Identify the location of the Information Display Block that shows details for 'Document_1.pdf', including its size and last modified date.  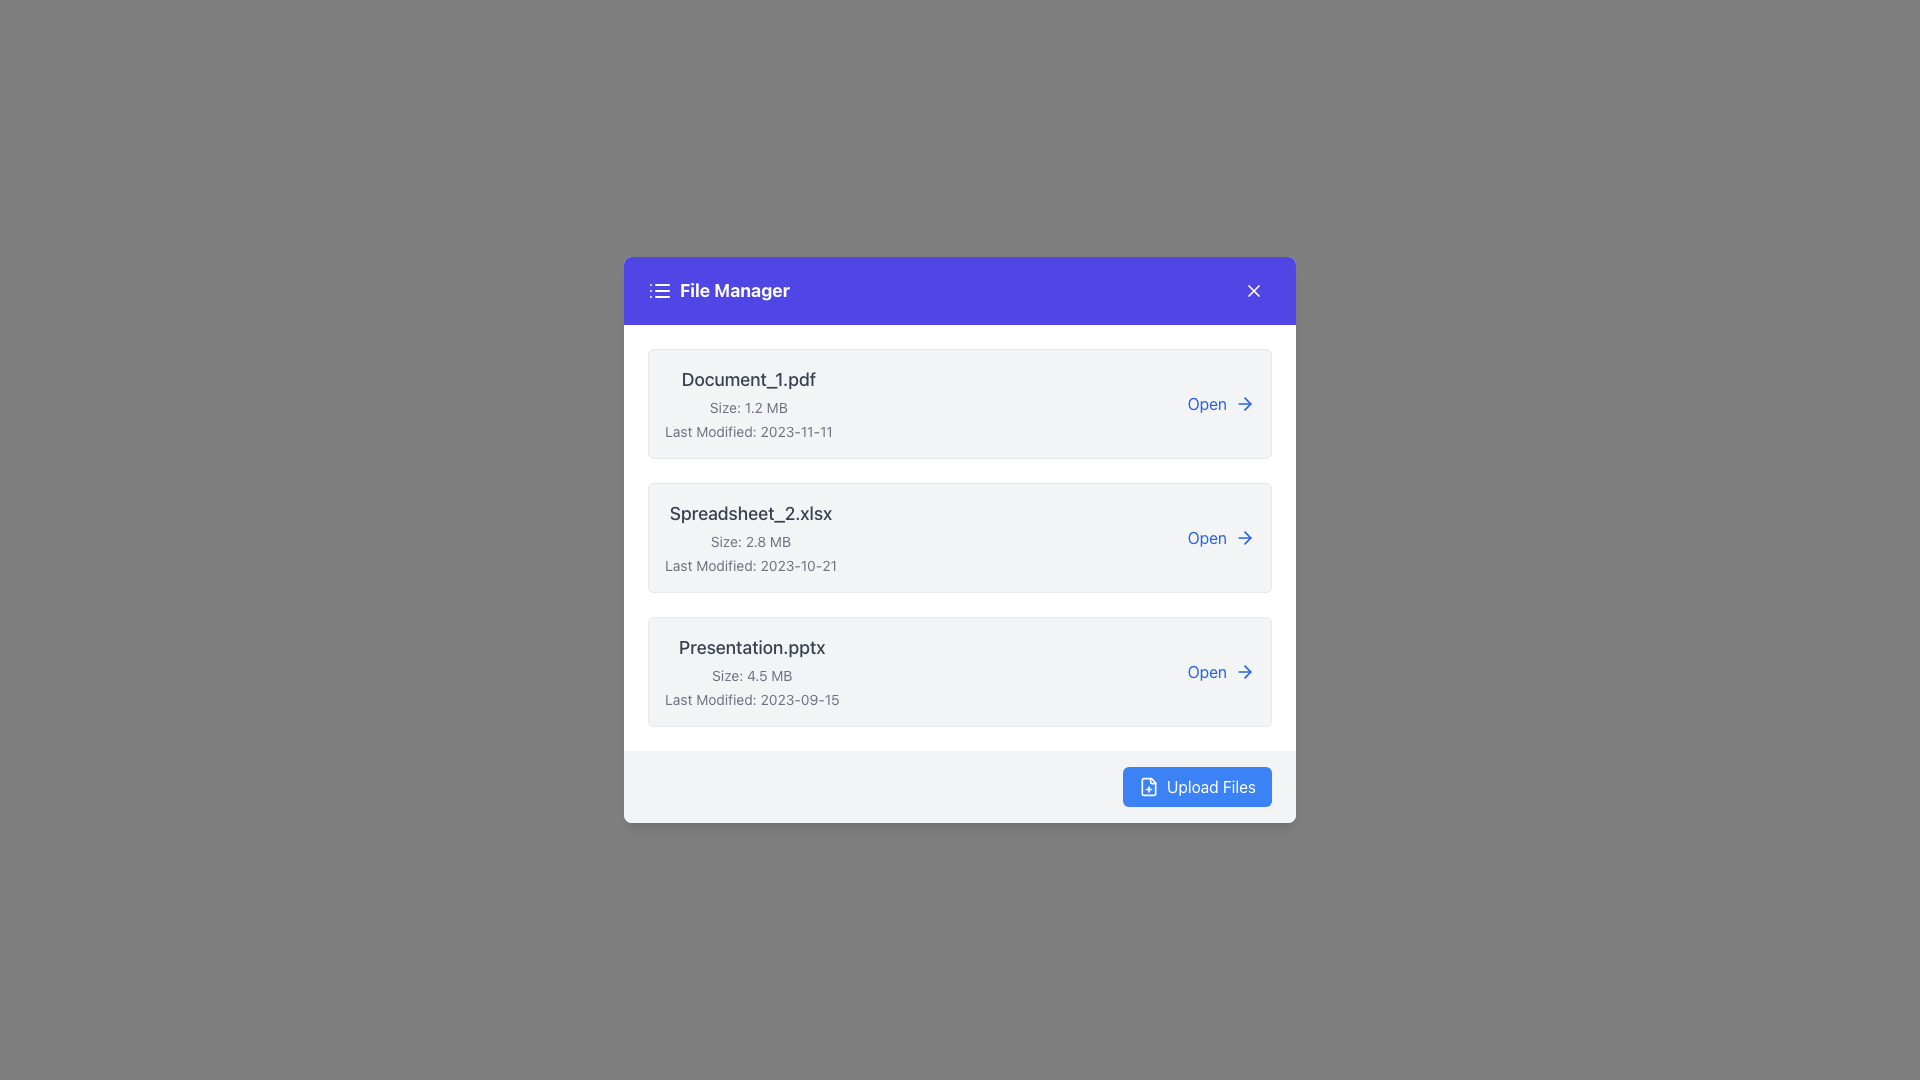
(747, 404).